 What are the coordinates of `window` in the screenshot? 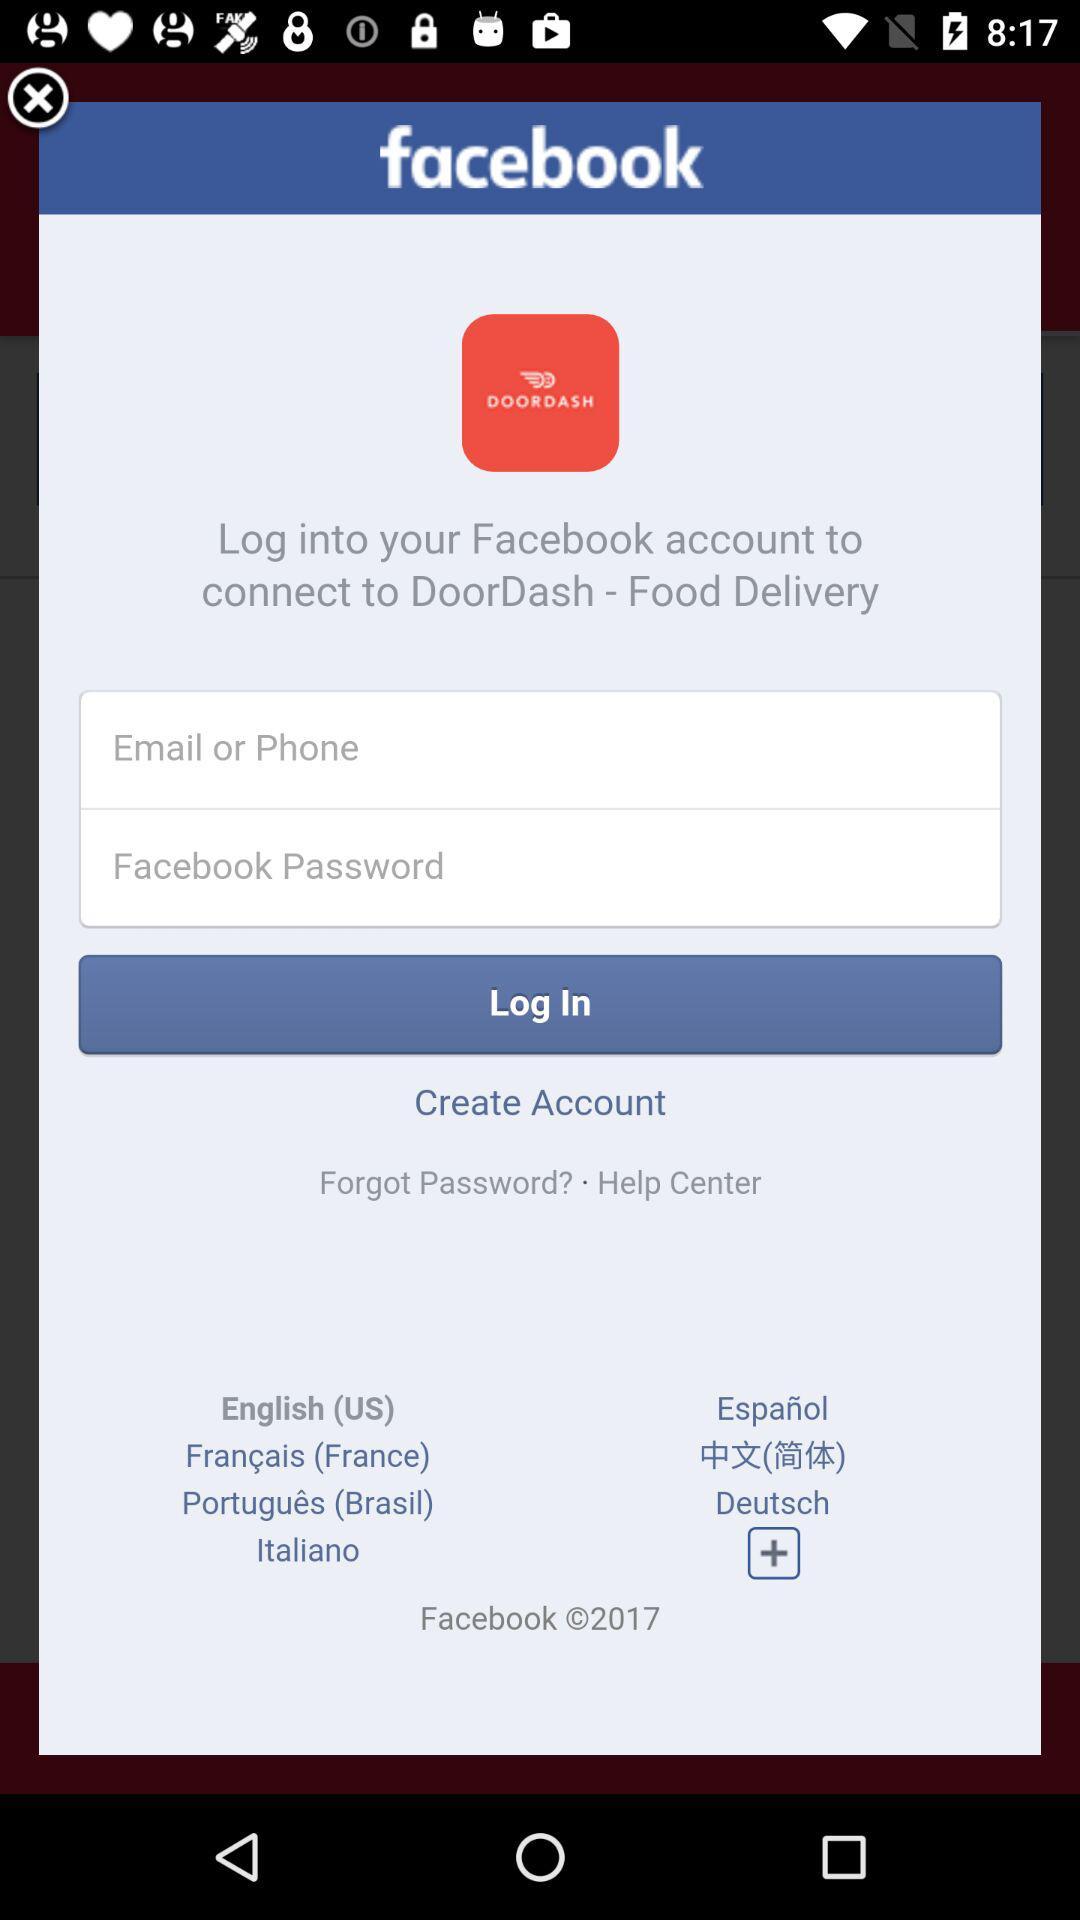 It's located at (38, 100).